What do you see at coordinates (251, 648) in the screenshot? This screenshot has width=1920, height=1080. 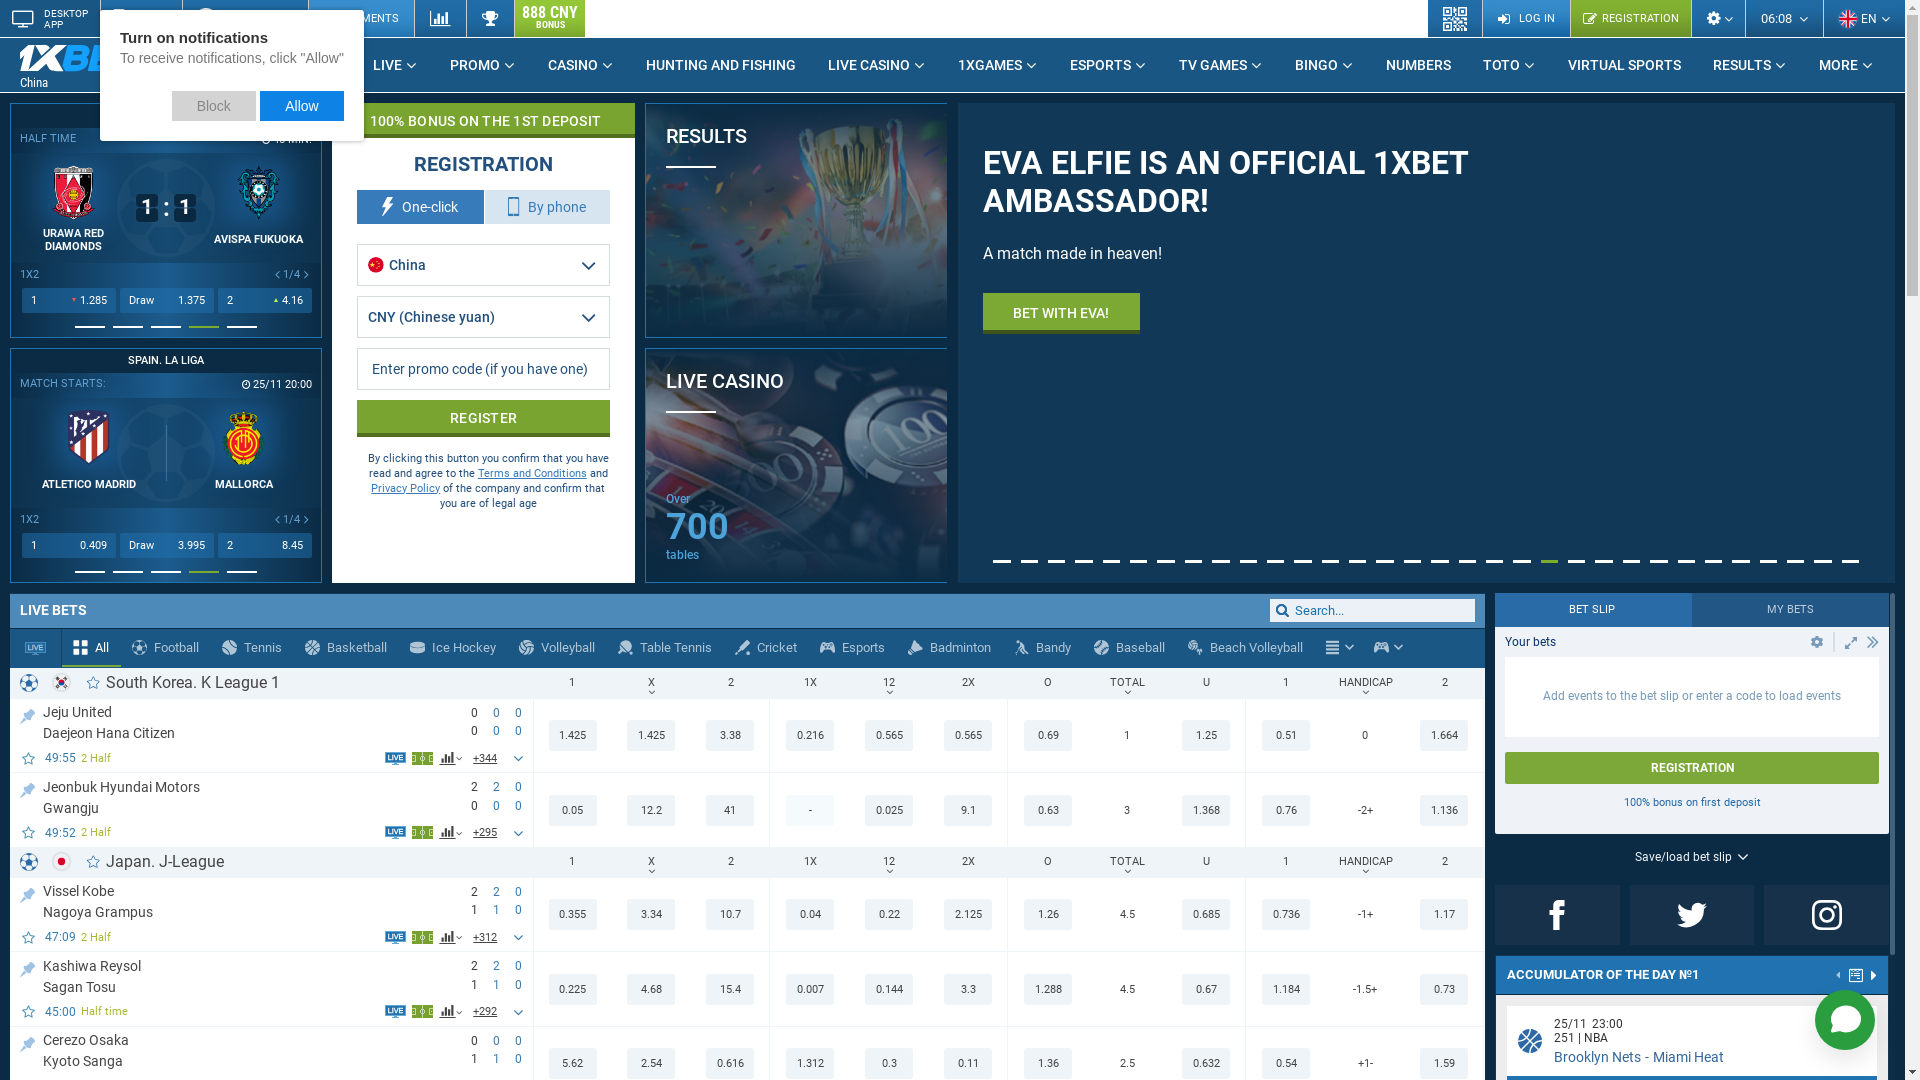 I see `'Tennis'` at bounding box center [251, 648].